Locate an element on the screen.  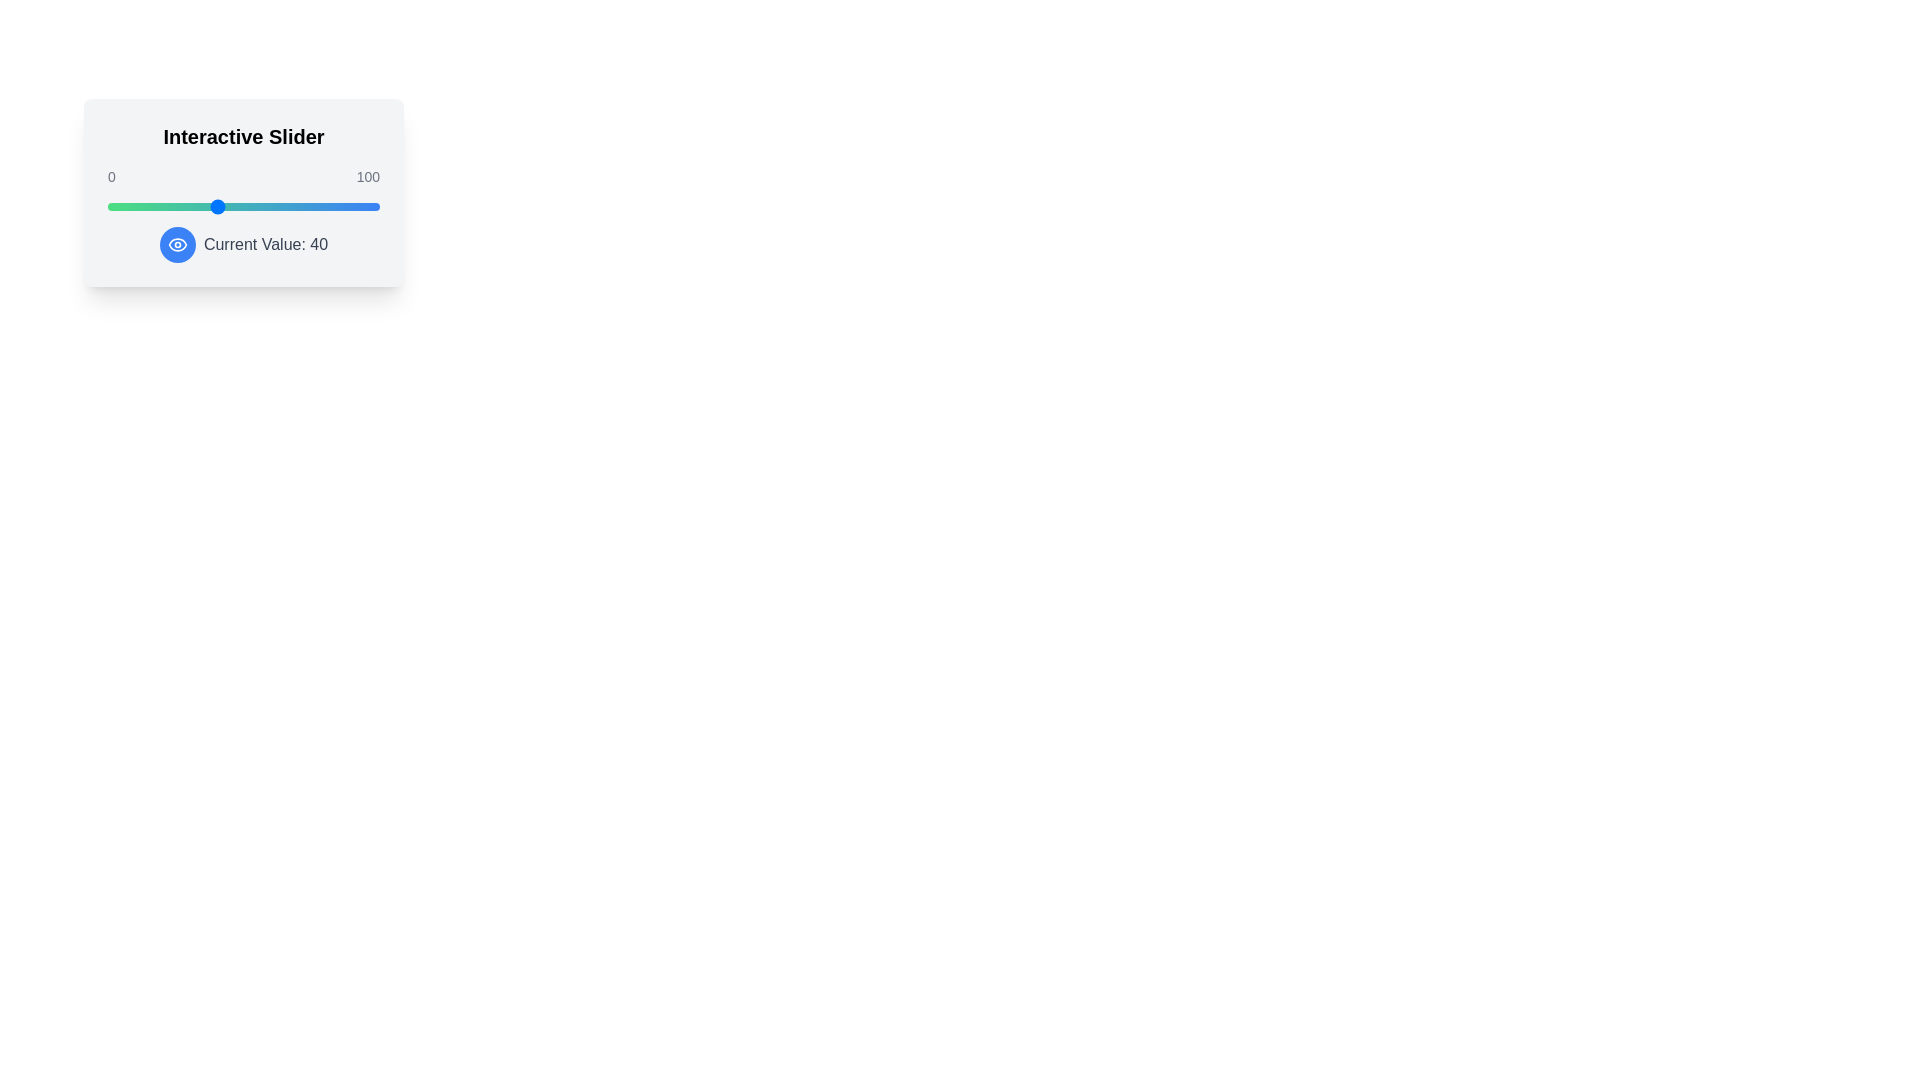
the eye icon button to toggle the visibility of the slider value is located at coordinates (177, 244).